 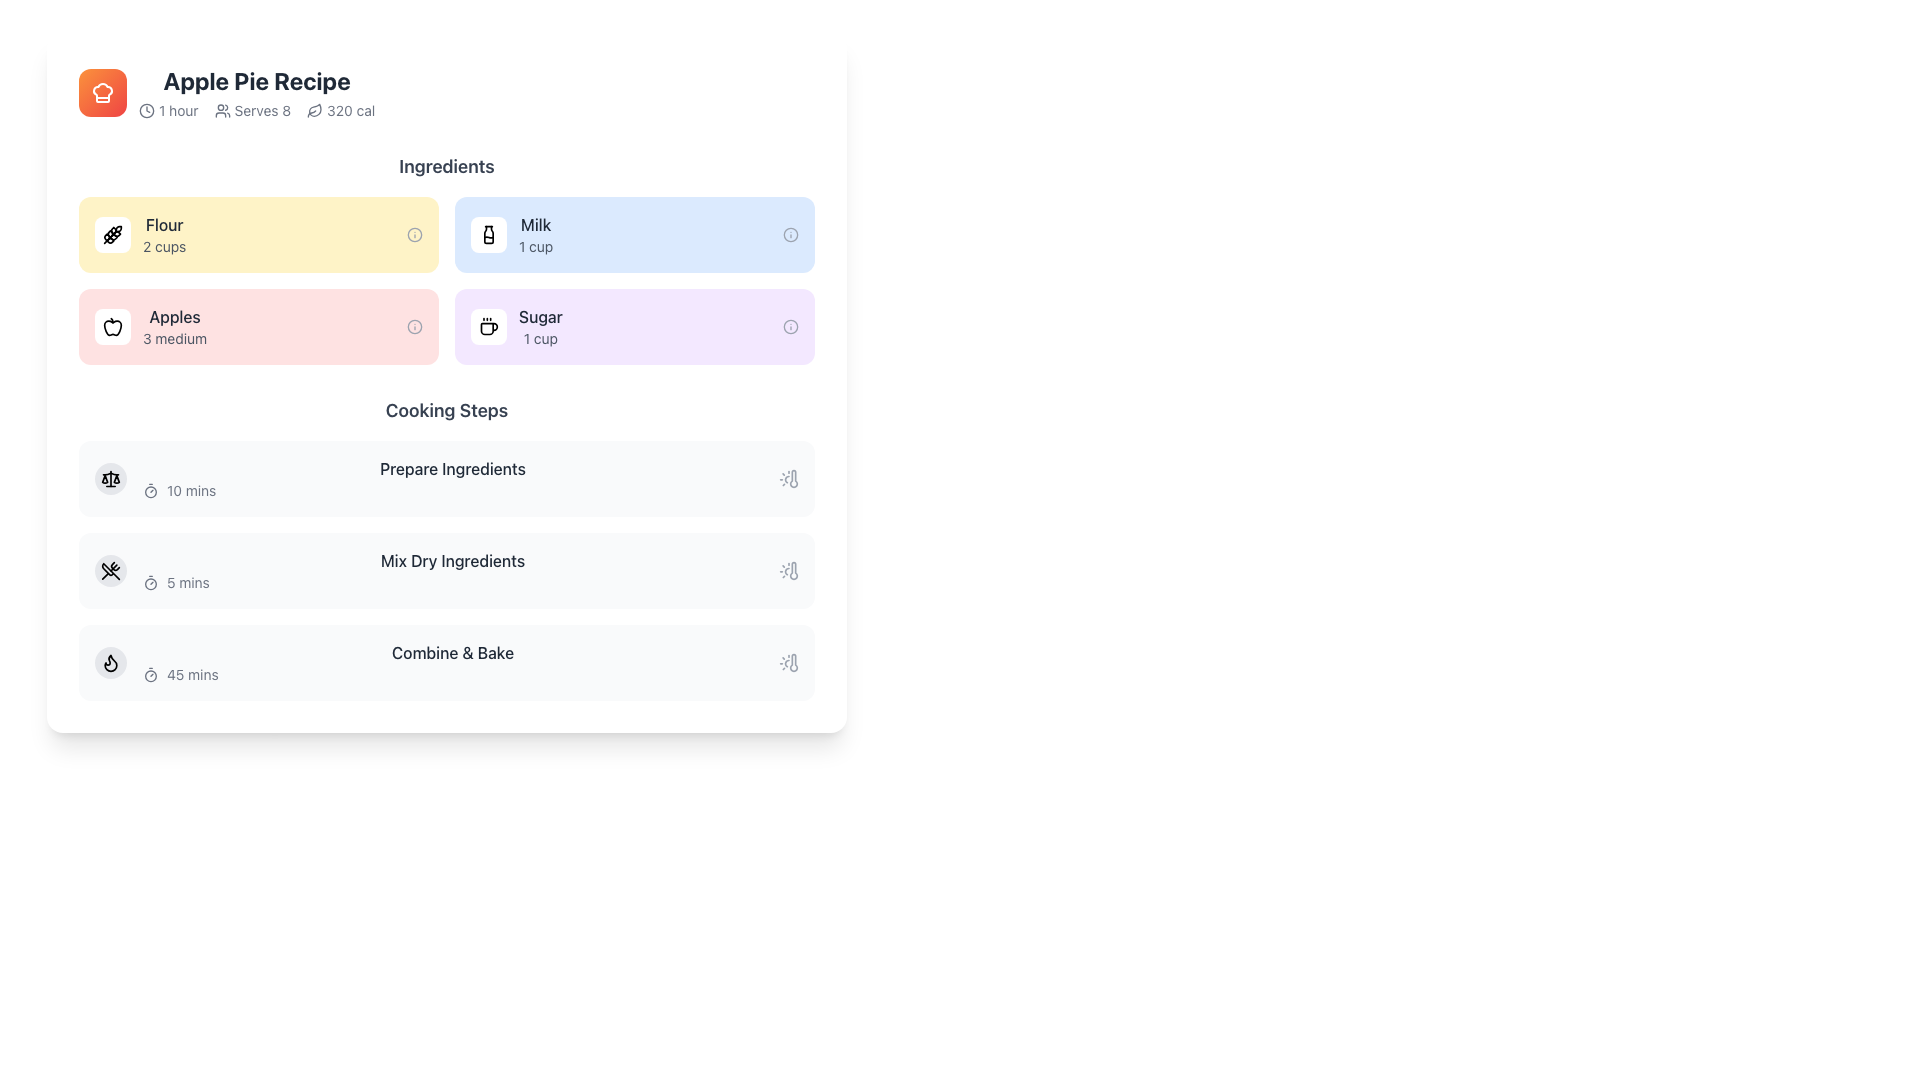 I want to click on the 'Apples' text label with icon, which displays 'Apples' in bold grayish font and '3 medium' below it in smaller gray font, located in the Ingredients section of the pink rectangle, so click(x=175, y=326).